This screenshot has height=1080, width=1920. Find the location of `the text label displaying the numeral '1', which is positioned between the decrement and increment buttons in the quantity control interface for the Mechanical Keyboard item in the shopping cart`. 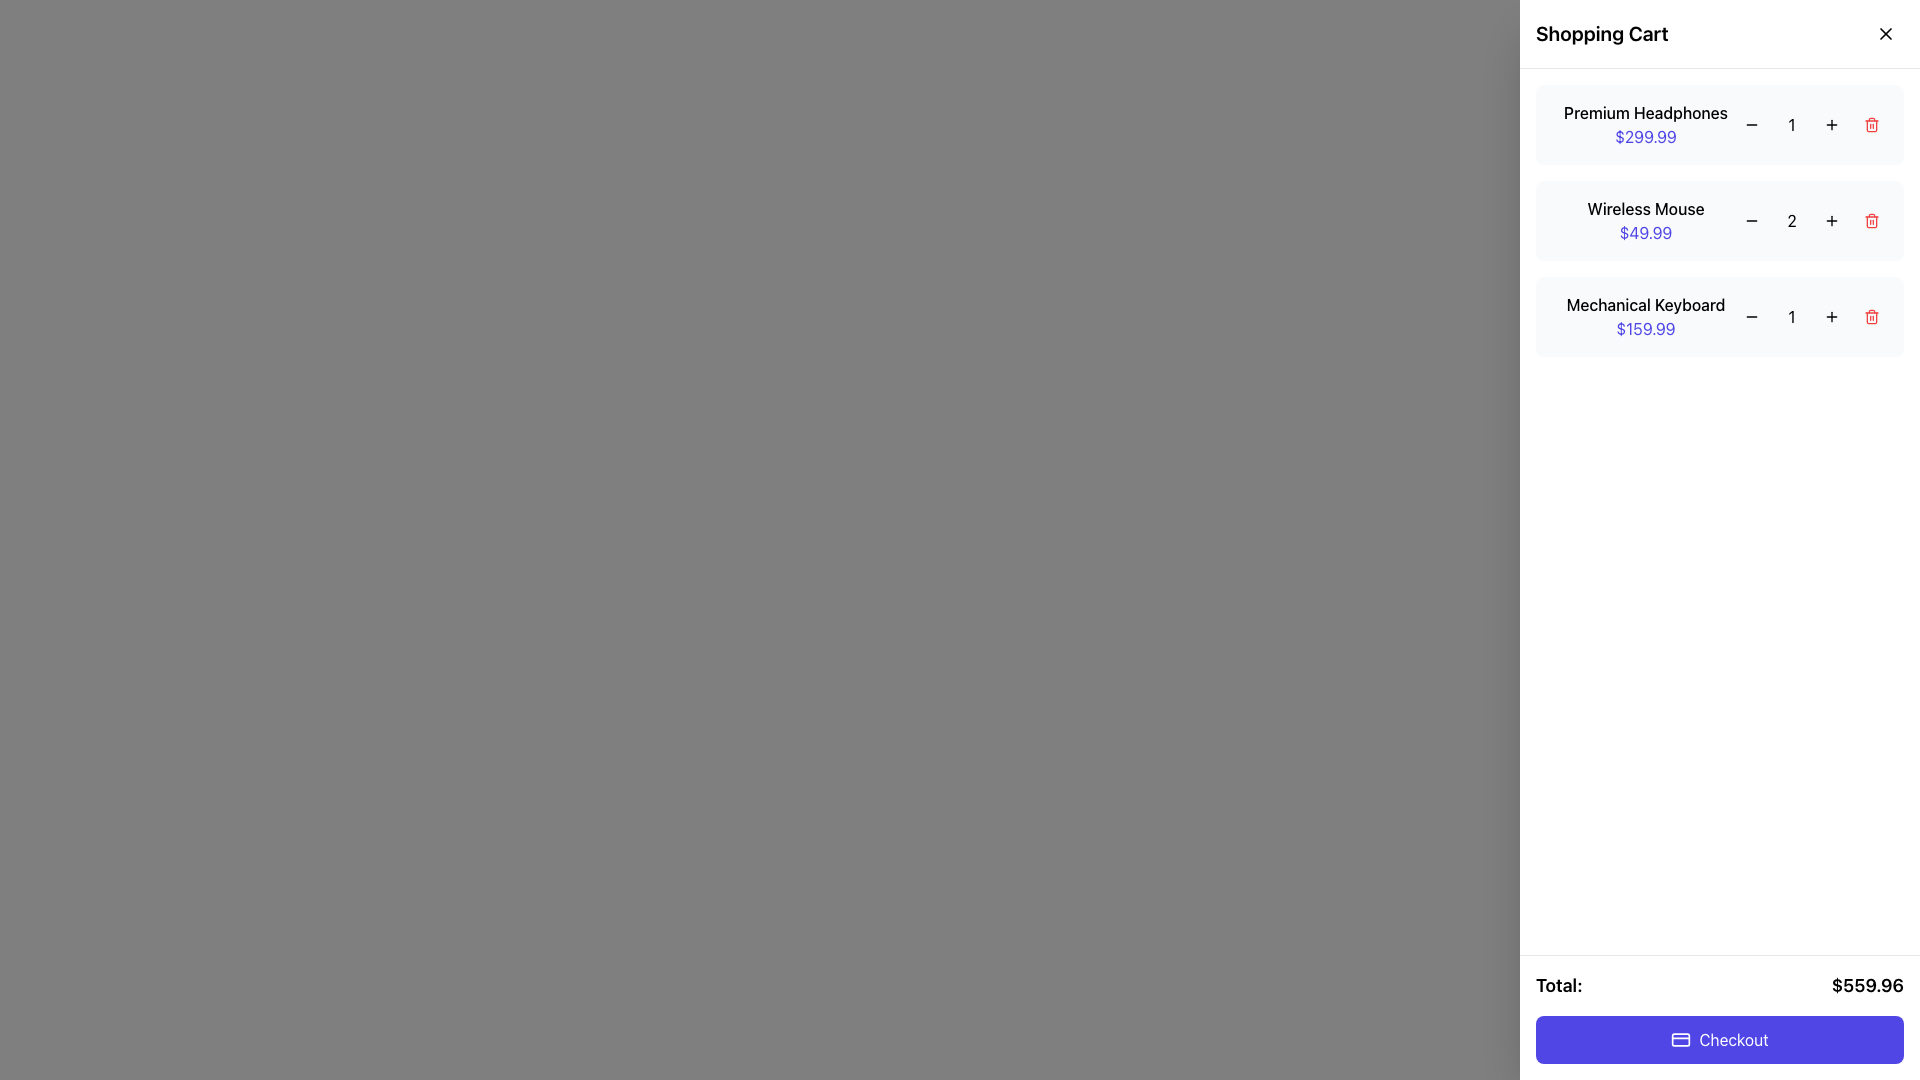

the text label displaying the numeral '1', which is positioned between the decrement and increment buttons in the quantity control interface for the Mechanical Keyboard item in the shopping cart is located at coordinates (1791, 315).